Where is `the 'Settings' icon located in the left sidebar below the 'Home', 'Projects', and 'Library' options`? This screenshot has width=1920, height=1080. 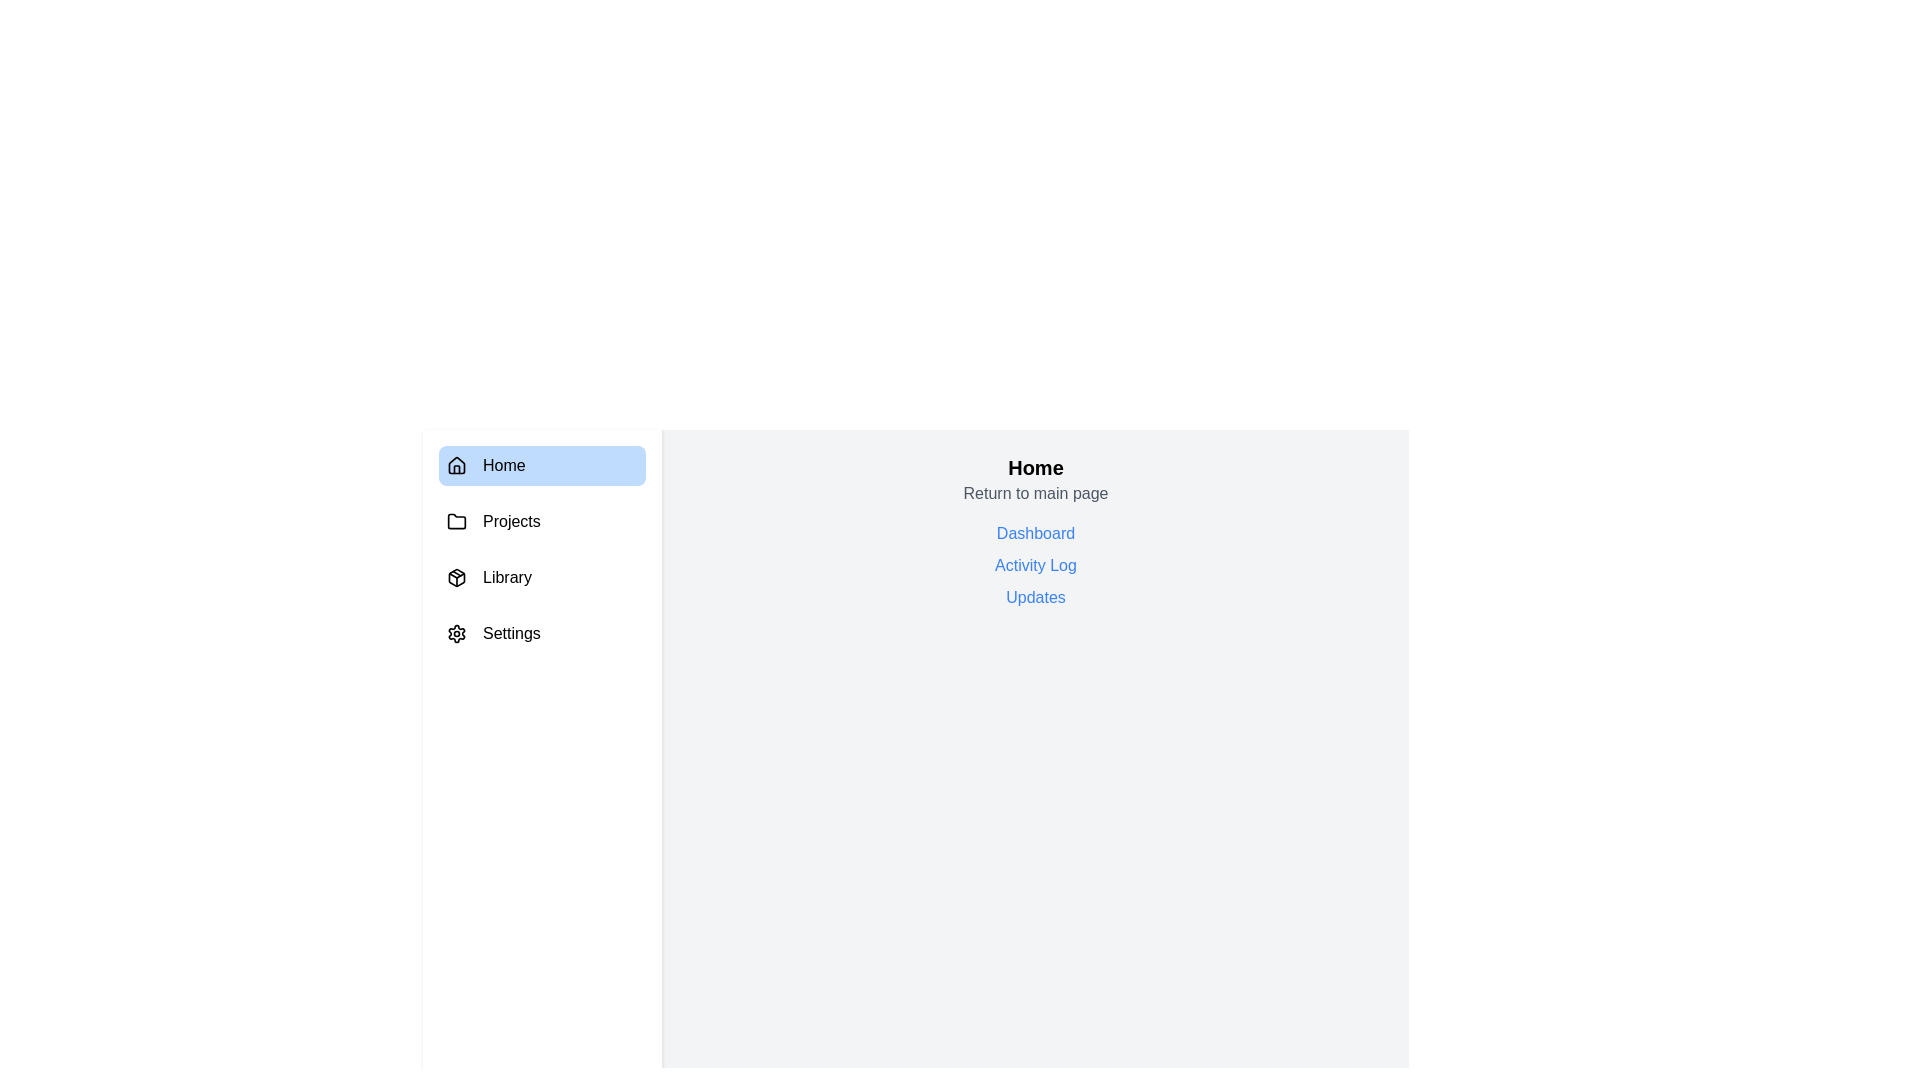 the 'Settings' icon located in the left sidebar below the 'Home', 'Projects', and 'Library' options is located at coordinates (455, 633).